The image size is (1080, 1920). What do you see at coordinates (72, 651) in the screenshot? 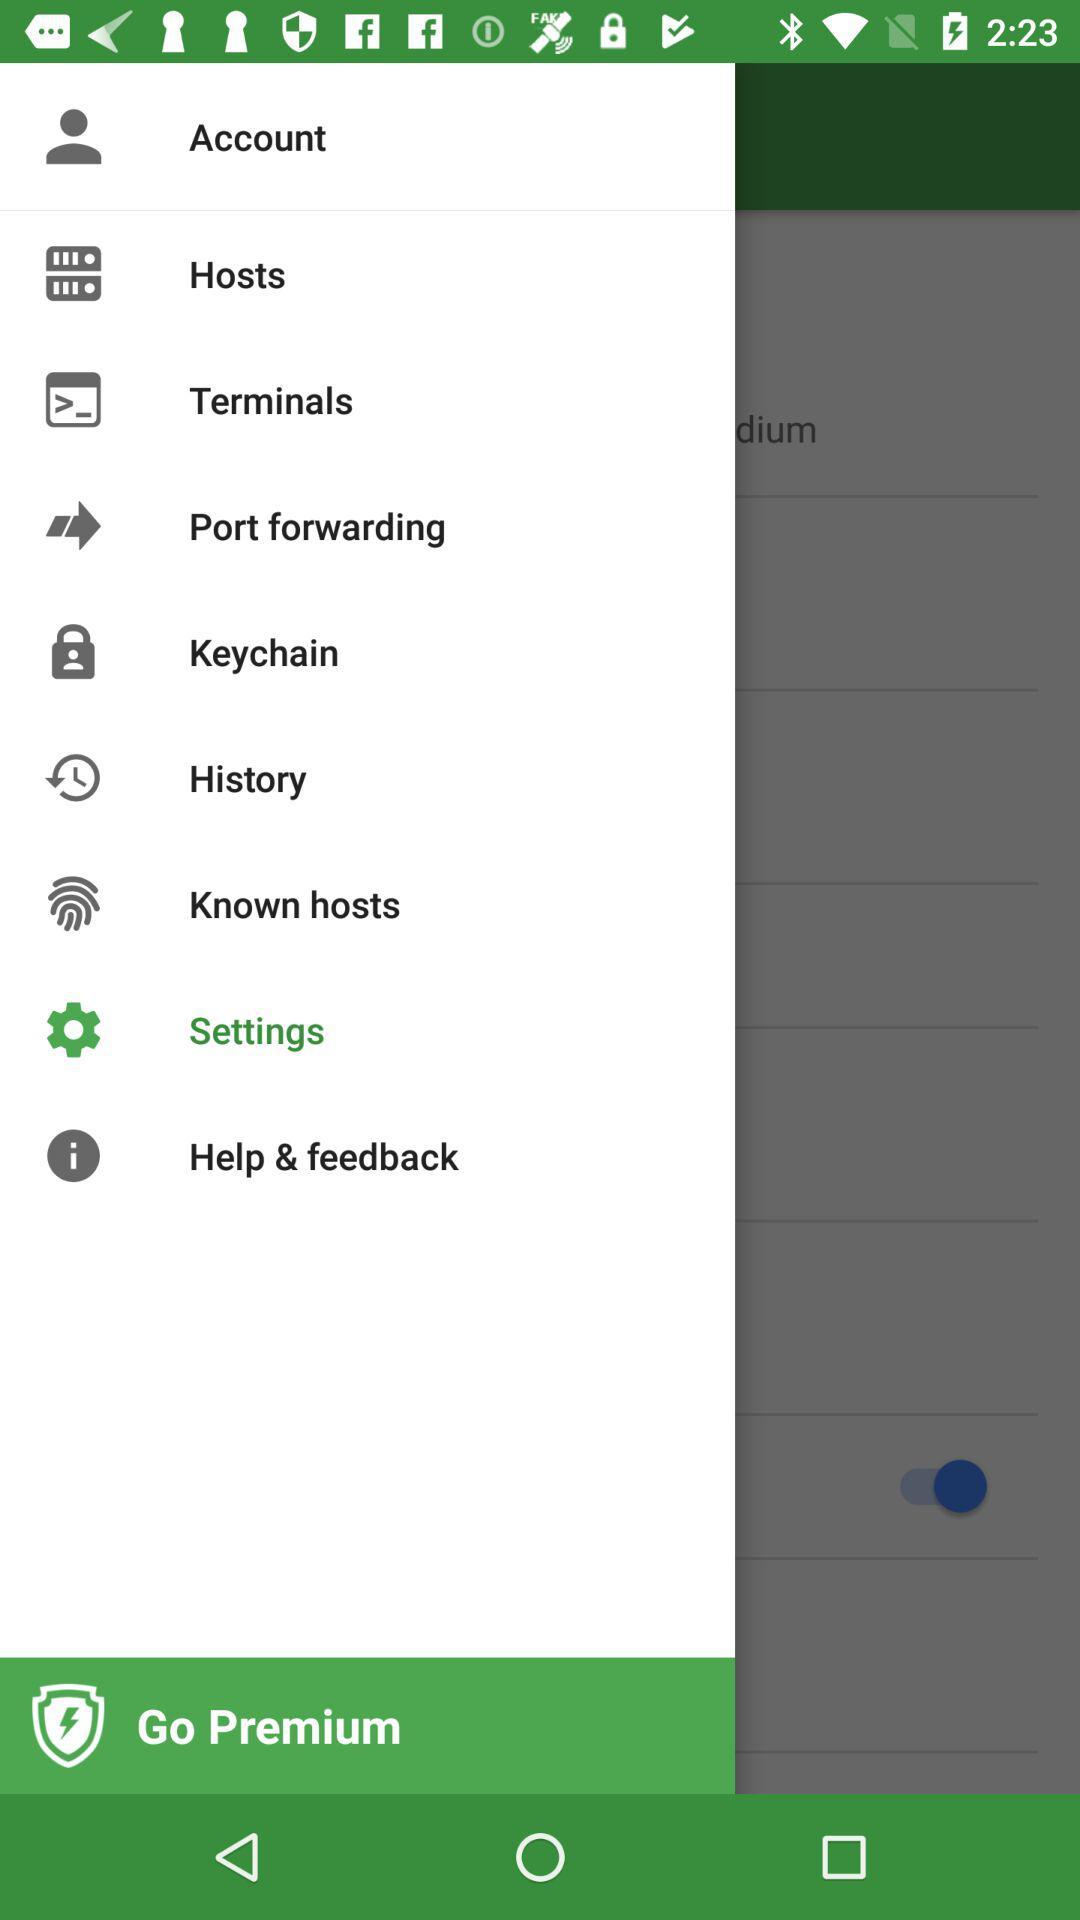
I see `the image of lock at left side of keychain` at bounding box center [72, 651].